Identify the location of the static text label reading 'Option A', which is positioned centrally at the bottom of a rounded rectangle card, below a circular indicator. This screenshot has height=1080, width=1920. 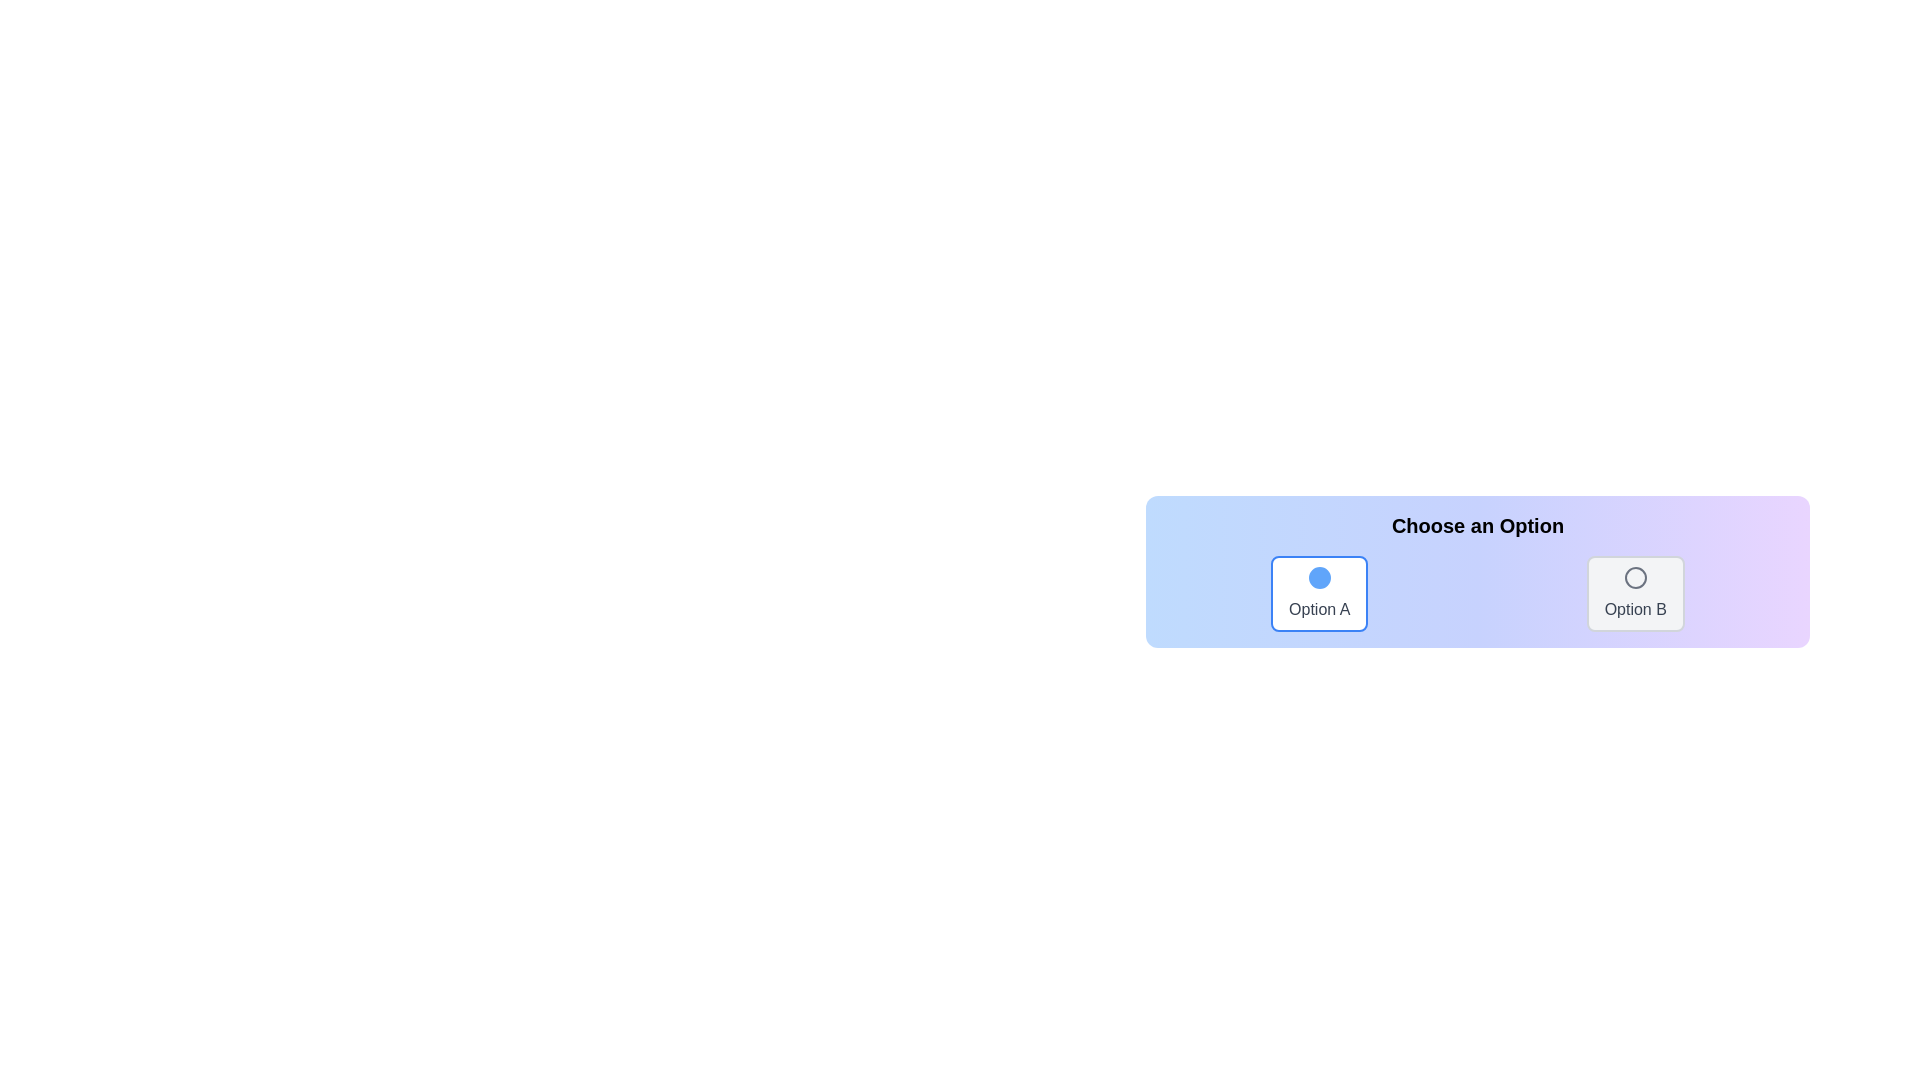
(1319, 608).